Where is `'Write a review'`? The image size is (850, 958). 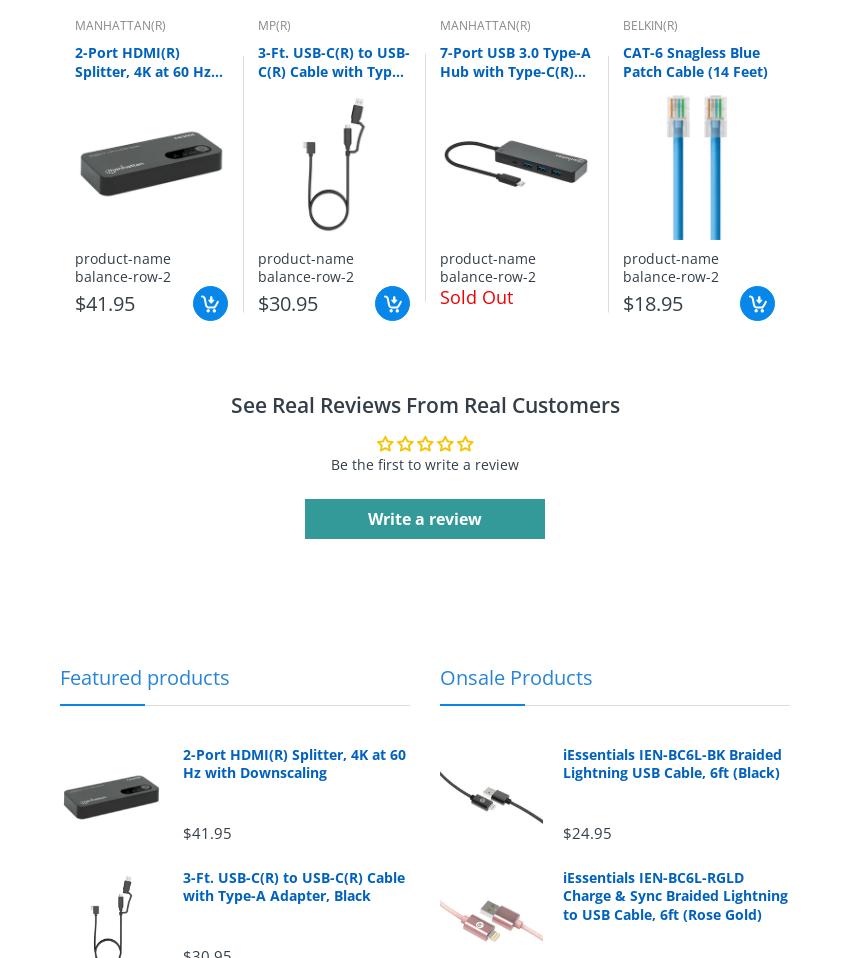
'Write a review' is located at coordinates (425, 516).